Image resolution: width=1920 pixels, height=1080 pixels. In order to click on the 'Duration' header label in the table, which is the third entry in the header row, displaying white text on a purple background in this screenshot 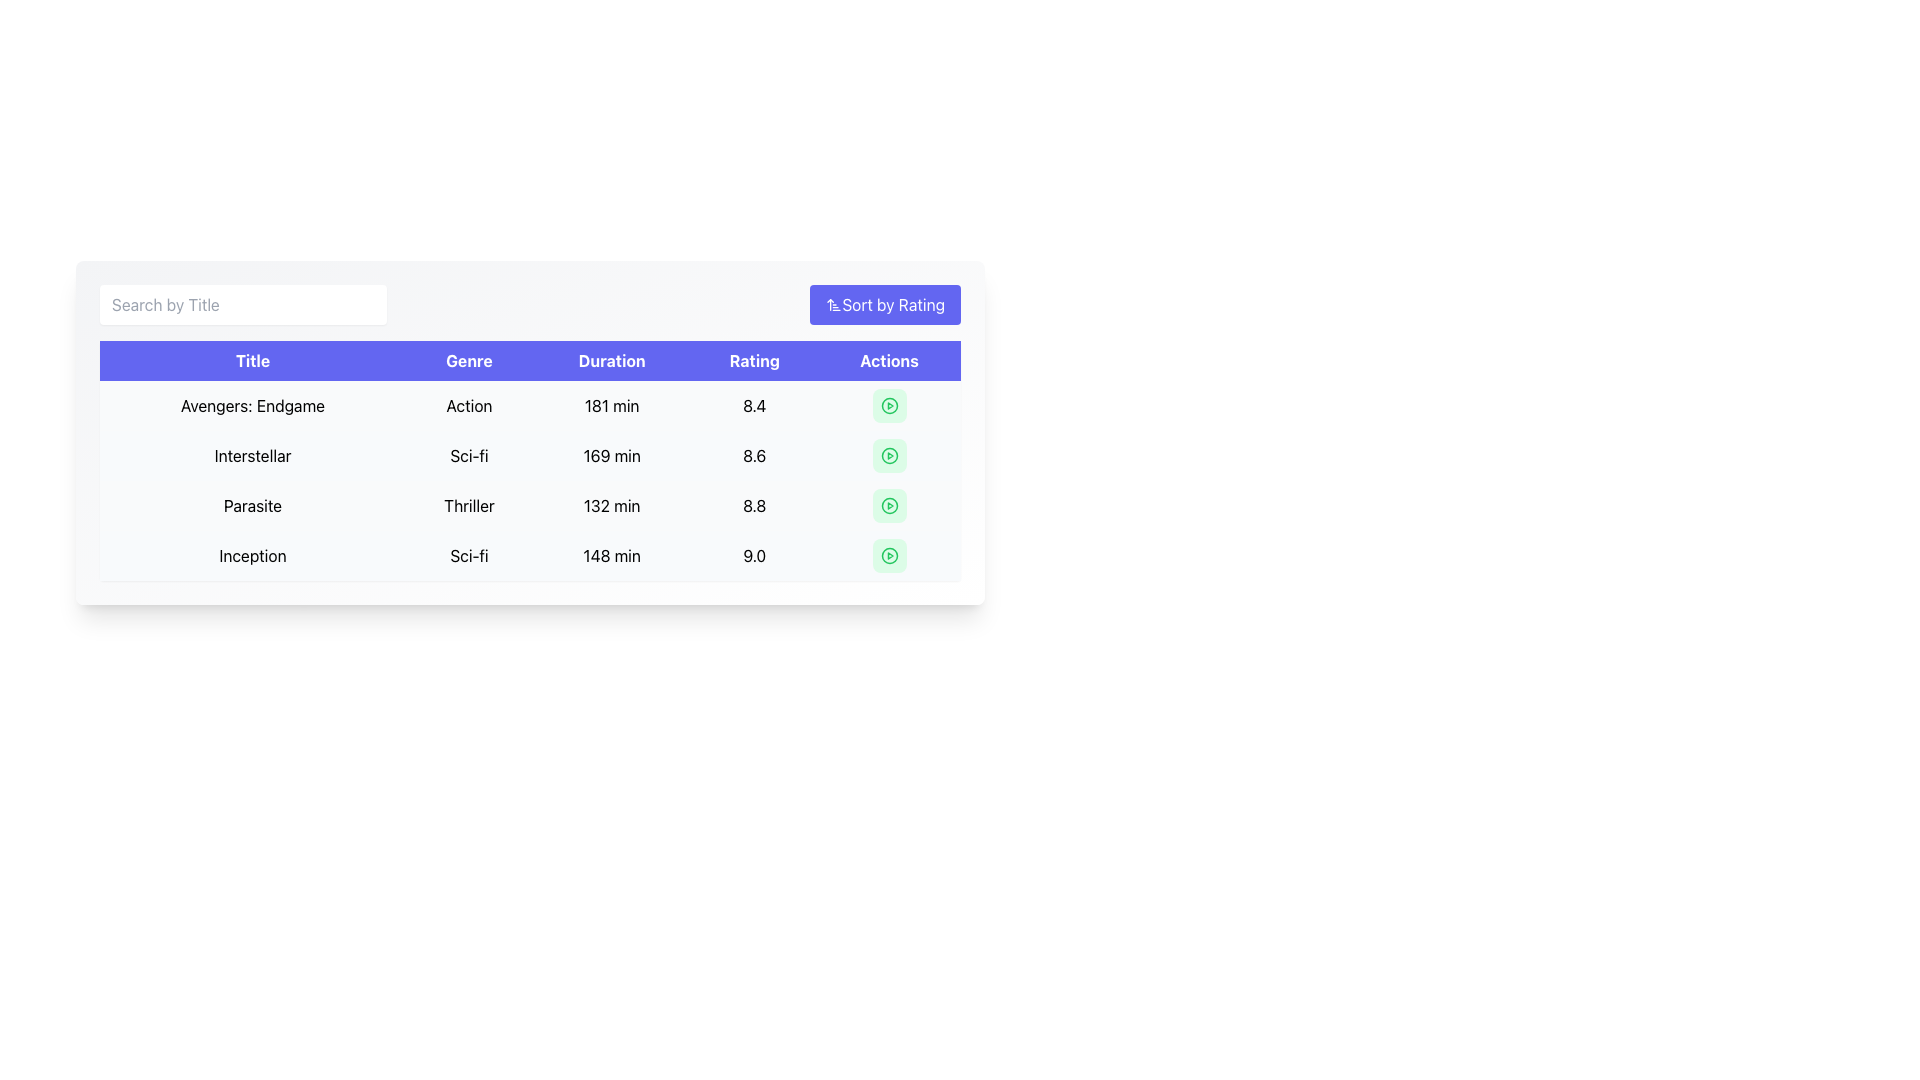, I will do `click(611, 361)`.